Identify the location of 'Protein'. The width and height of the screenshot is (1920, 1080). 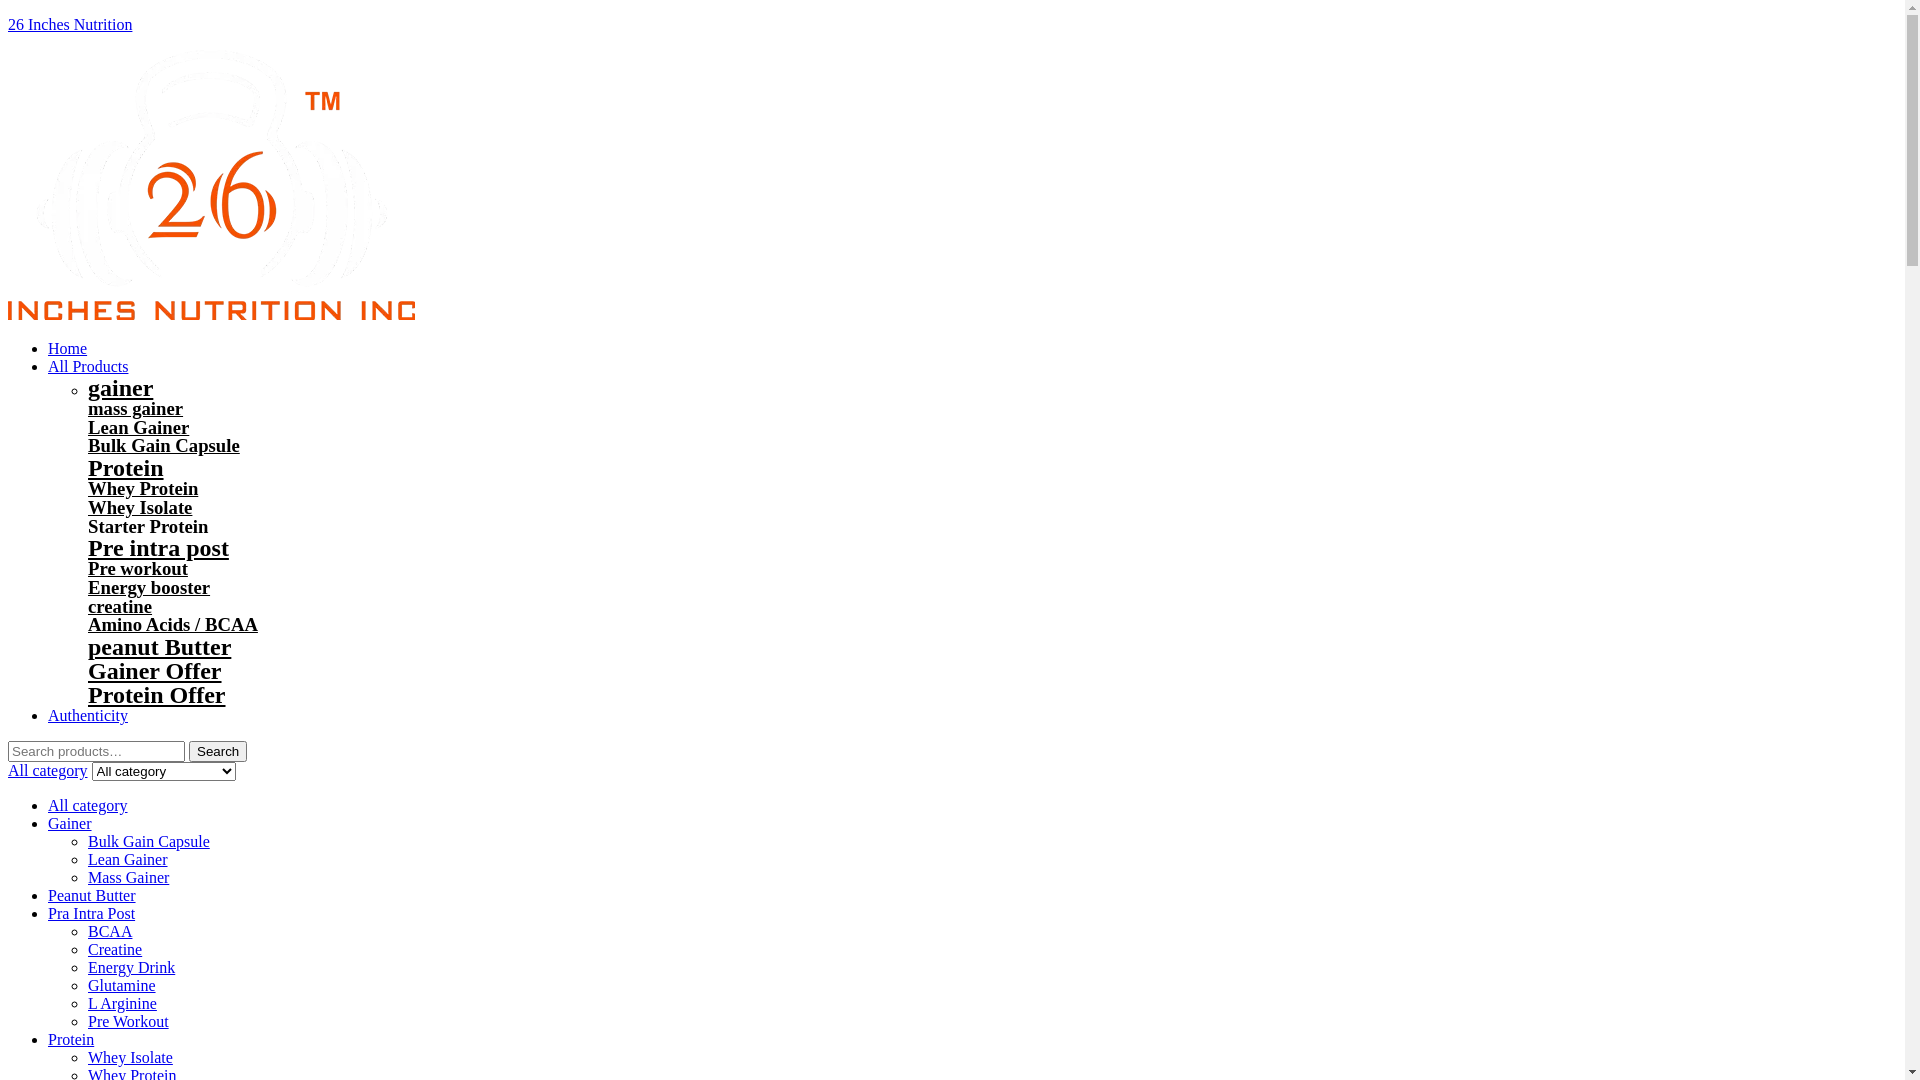
(71, 1038).